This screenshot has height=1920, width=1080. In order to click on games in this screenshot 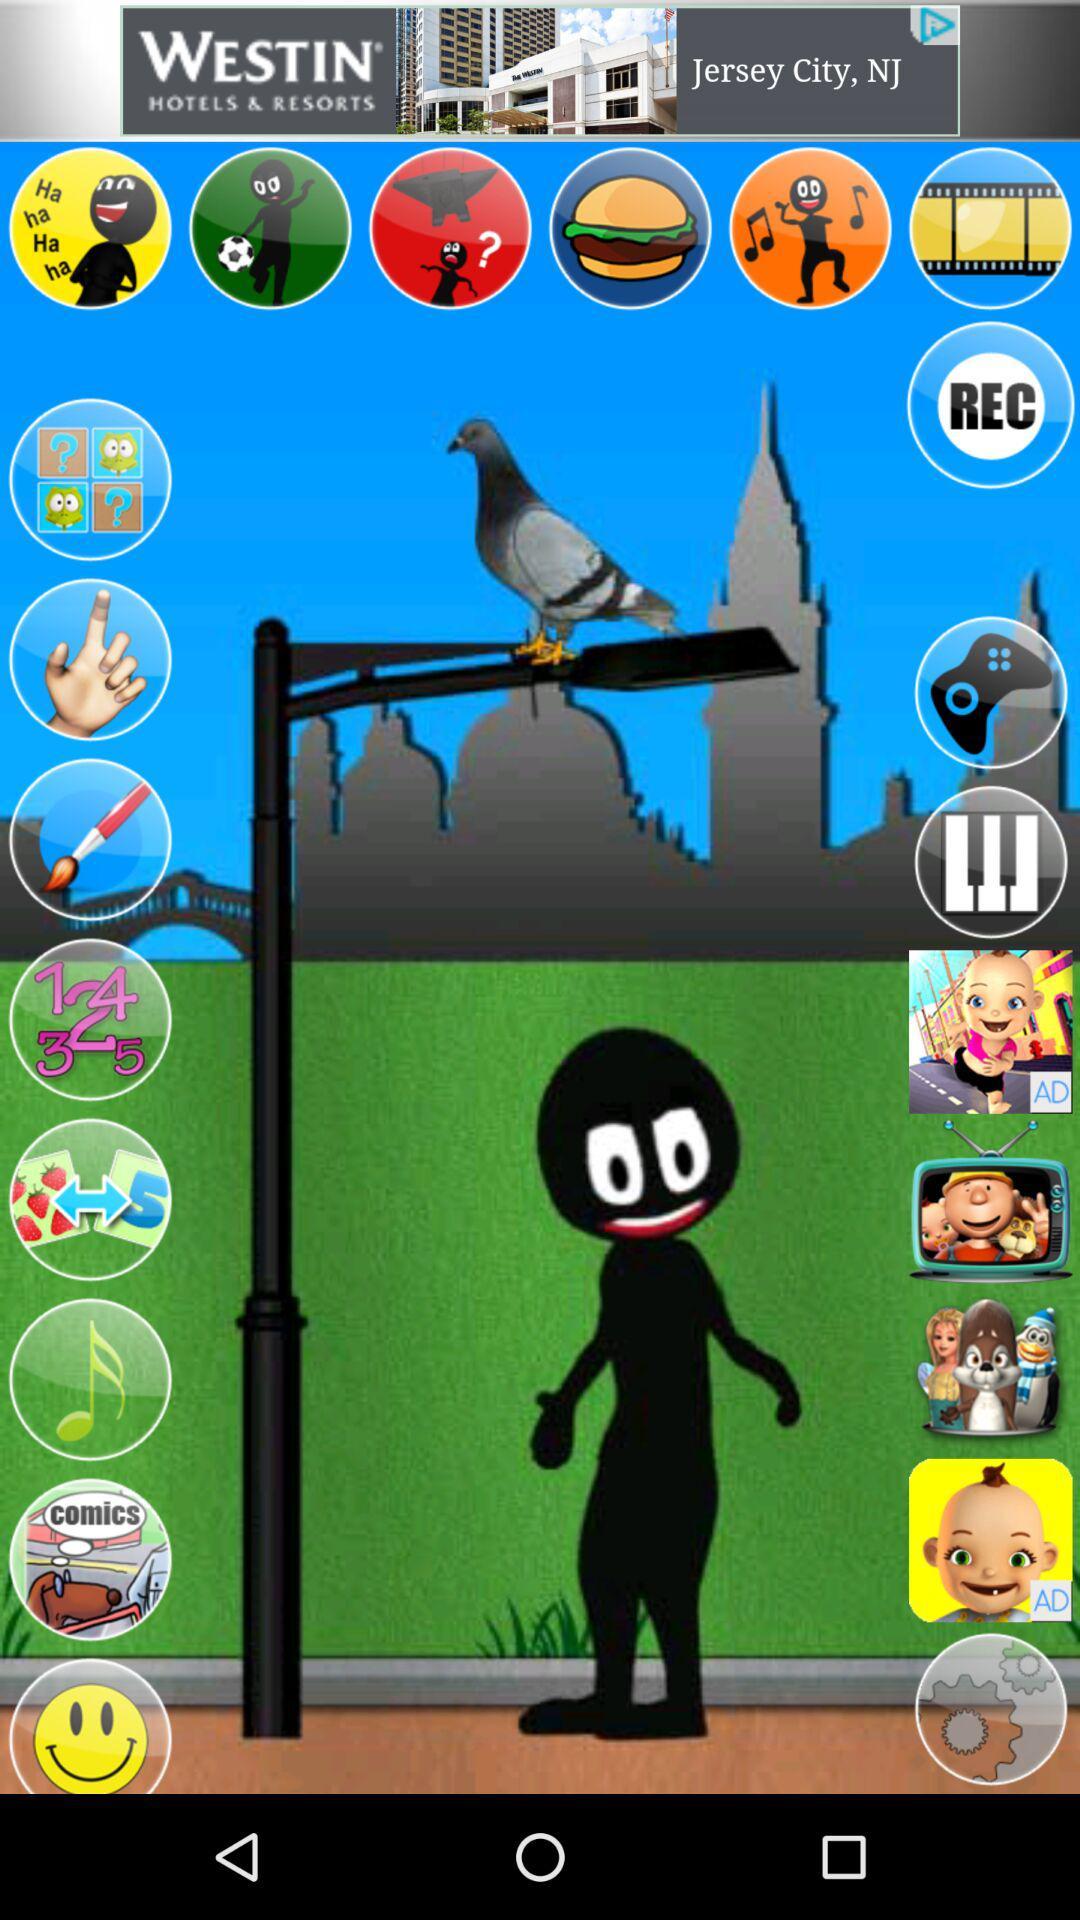, I will do `click(990, 692)`.